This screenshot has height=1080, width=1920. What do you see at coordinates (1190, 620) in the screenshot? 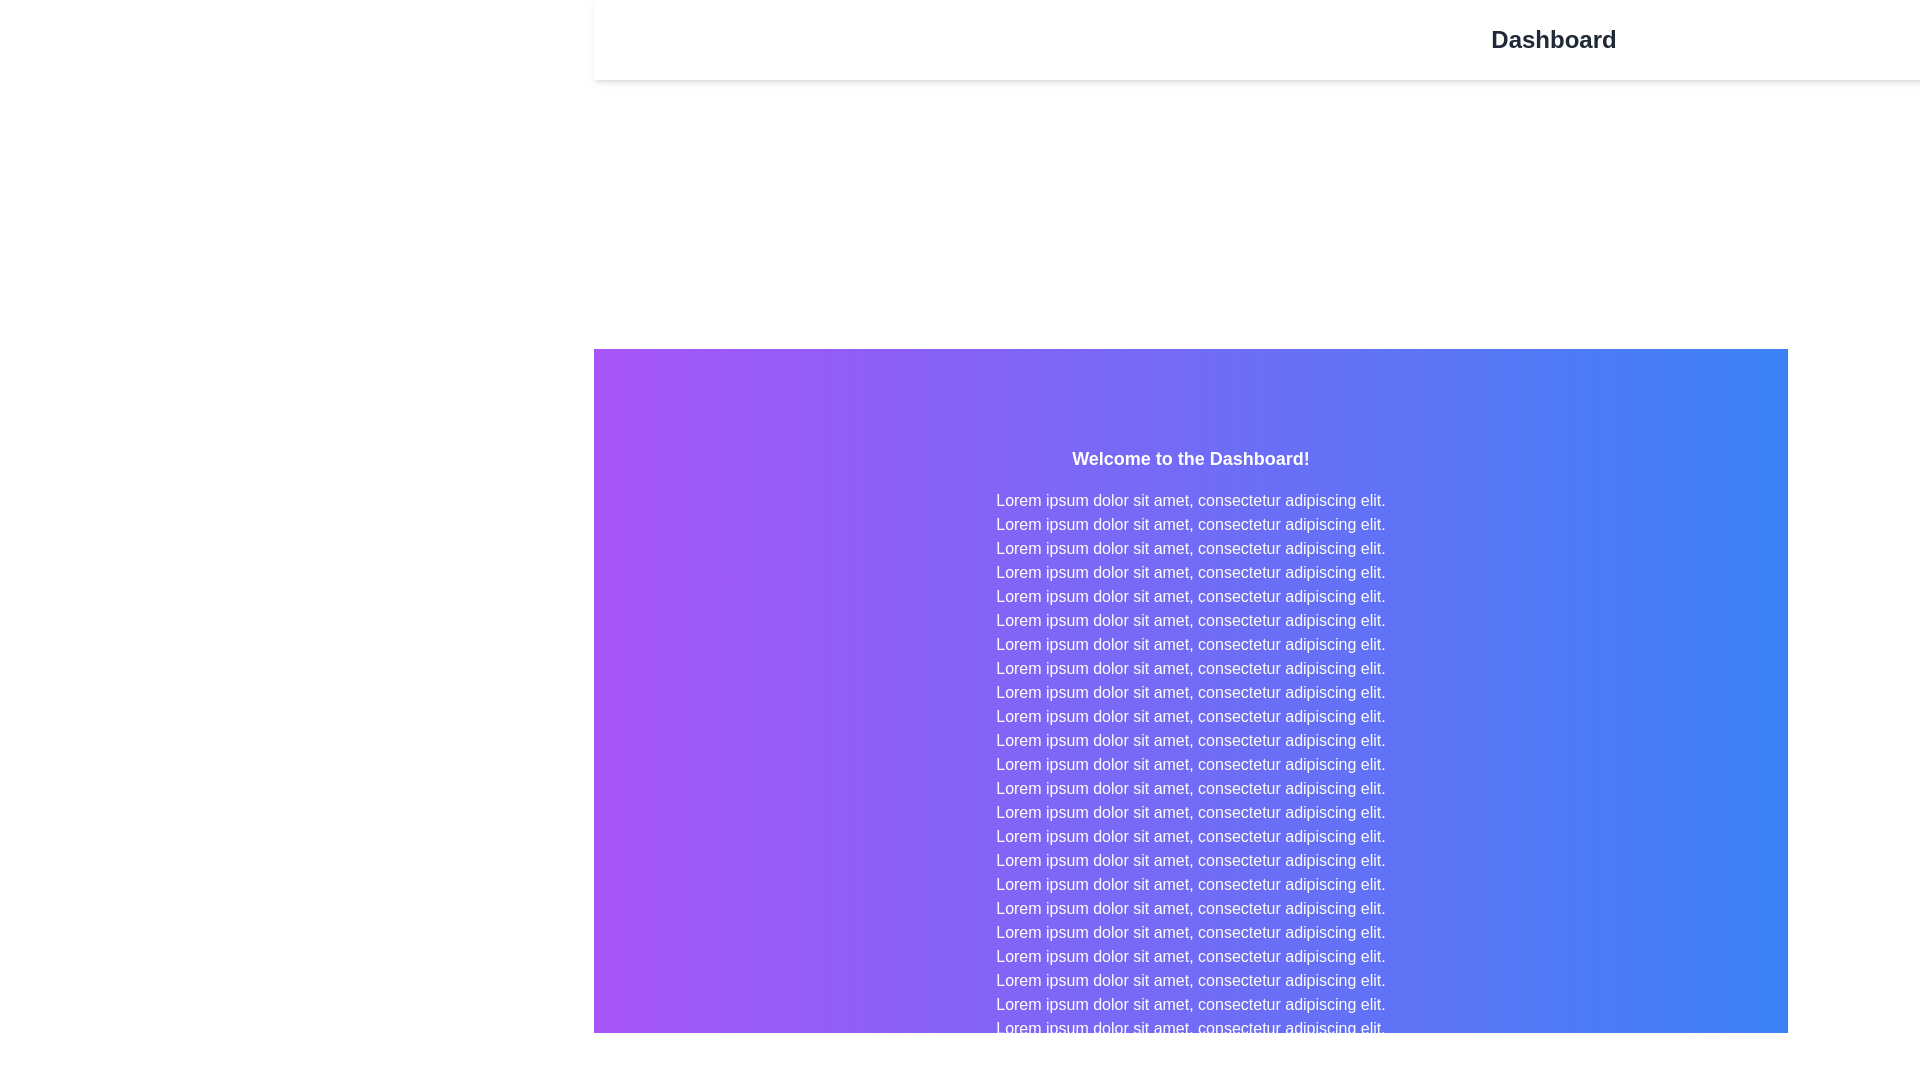
I see `the text block containing the phrase 'Lorem ipsum dolor sit amet, consectetur adipiscing elit.' which is styled with white text on a gradient background and is the seventh paragraph under the 'Welcome to the Dashboard!' header` at bounding box center [1190, 620].